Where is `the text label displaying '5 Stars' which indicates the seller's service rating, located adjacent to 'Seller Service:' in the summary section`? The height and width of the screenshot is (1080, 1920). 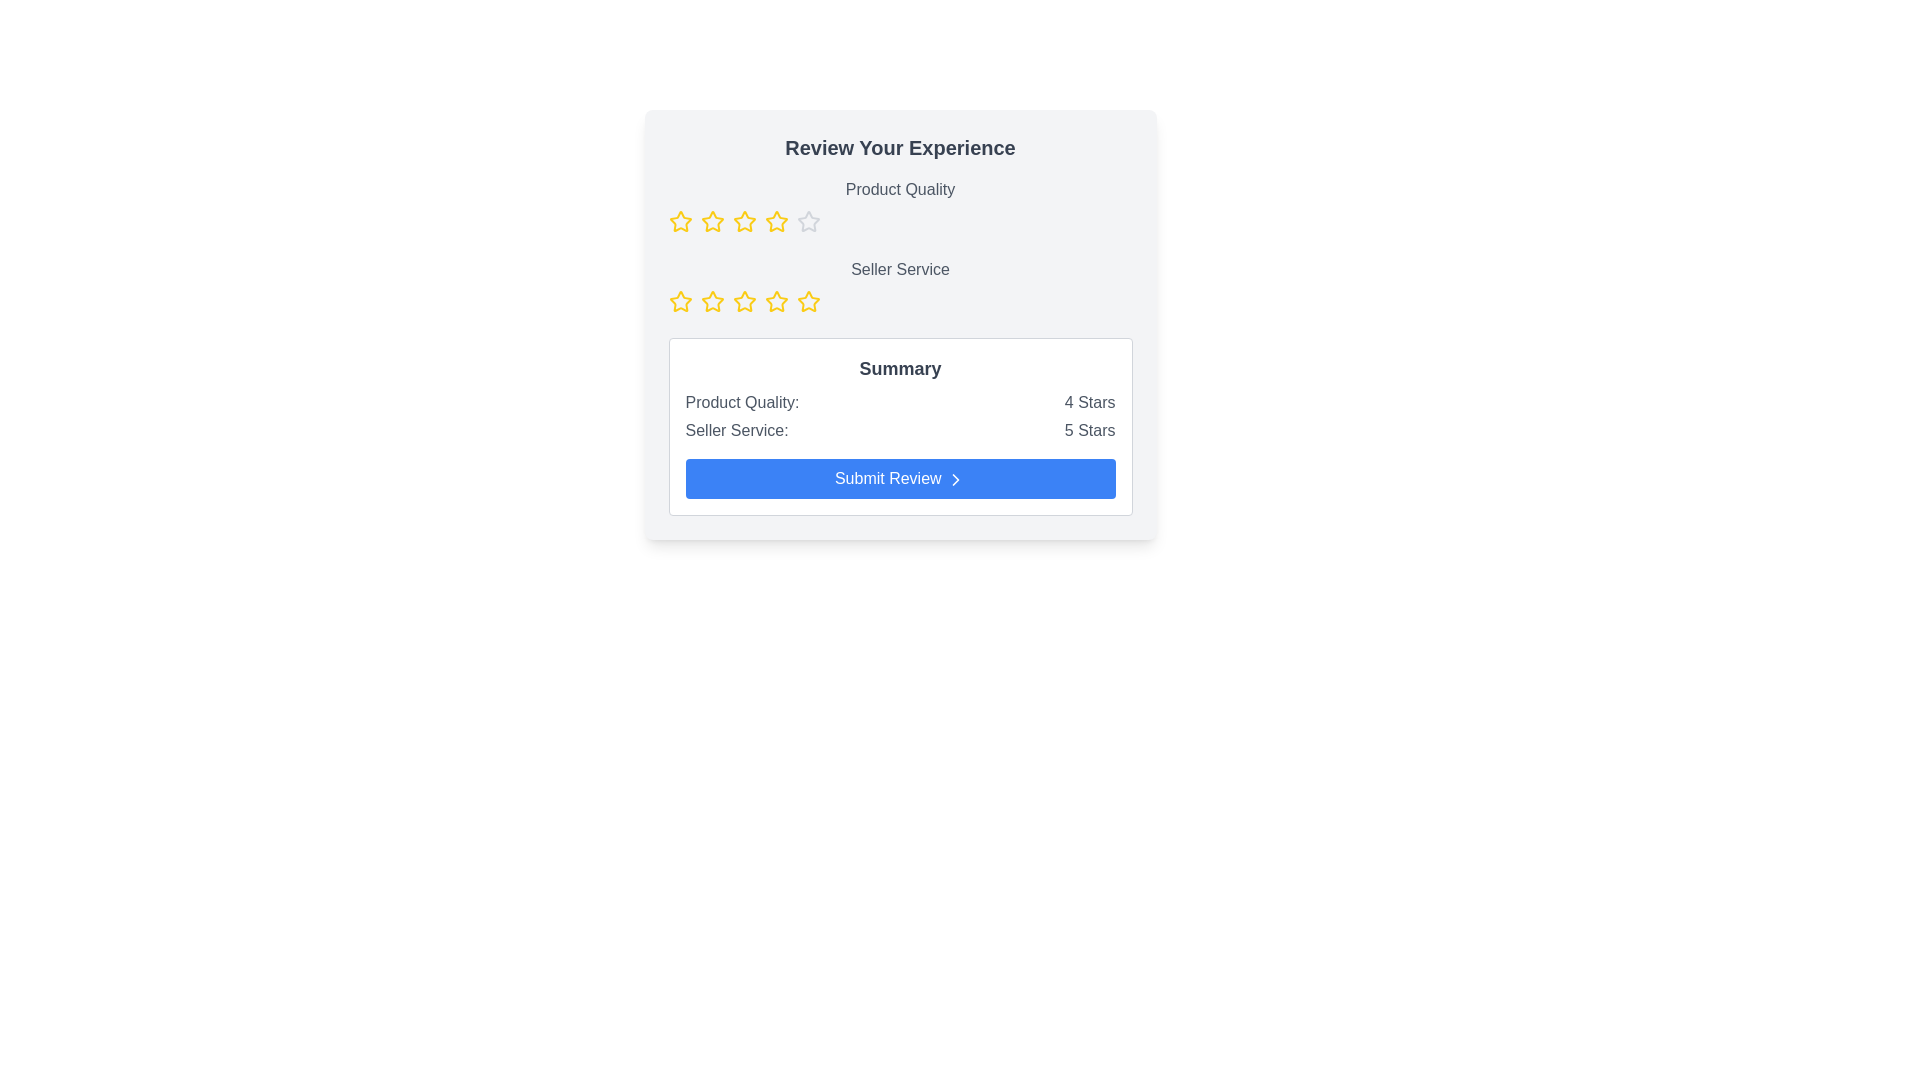 the text label displaying '5 Stars' which indicates the seller's service rating, located adjacent to 'Seller Service:' in the summary section is located at coordinates (1089, 430).